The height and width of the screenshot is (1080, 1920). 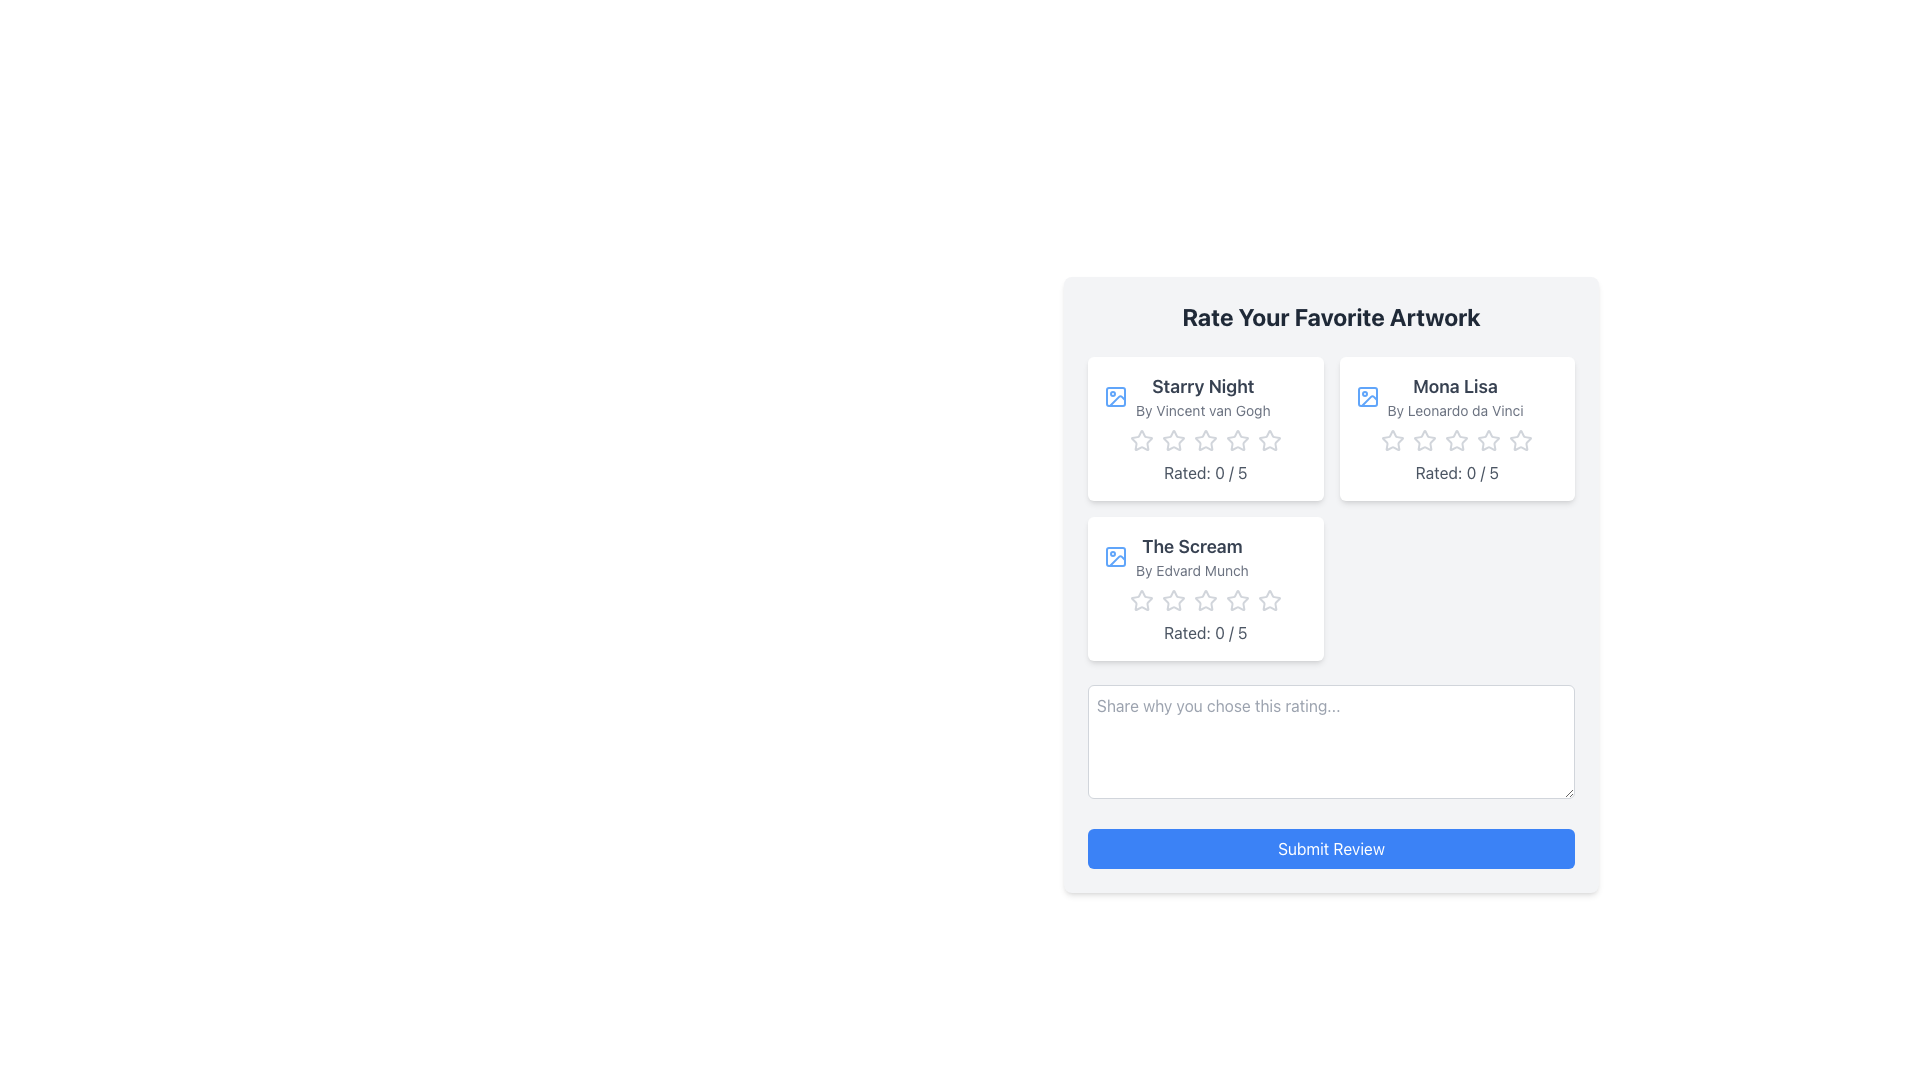 I want to click on the third star-shaped icon in the second card titled 'Mona Lisa' to set a 3-star rating, so click(x=1488, y=438).